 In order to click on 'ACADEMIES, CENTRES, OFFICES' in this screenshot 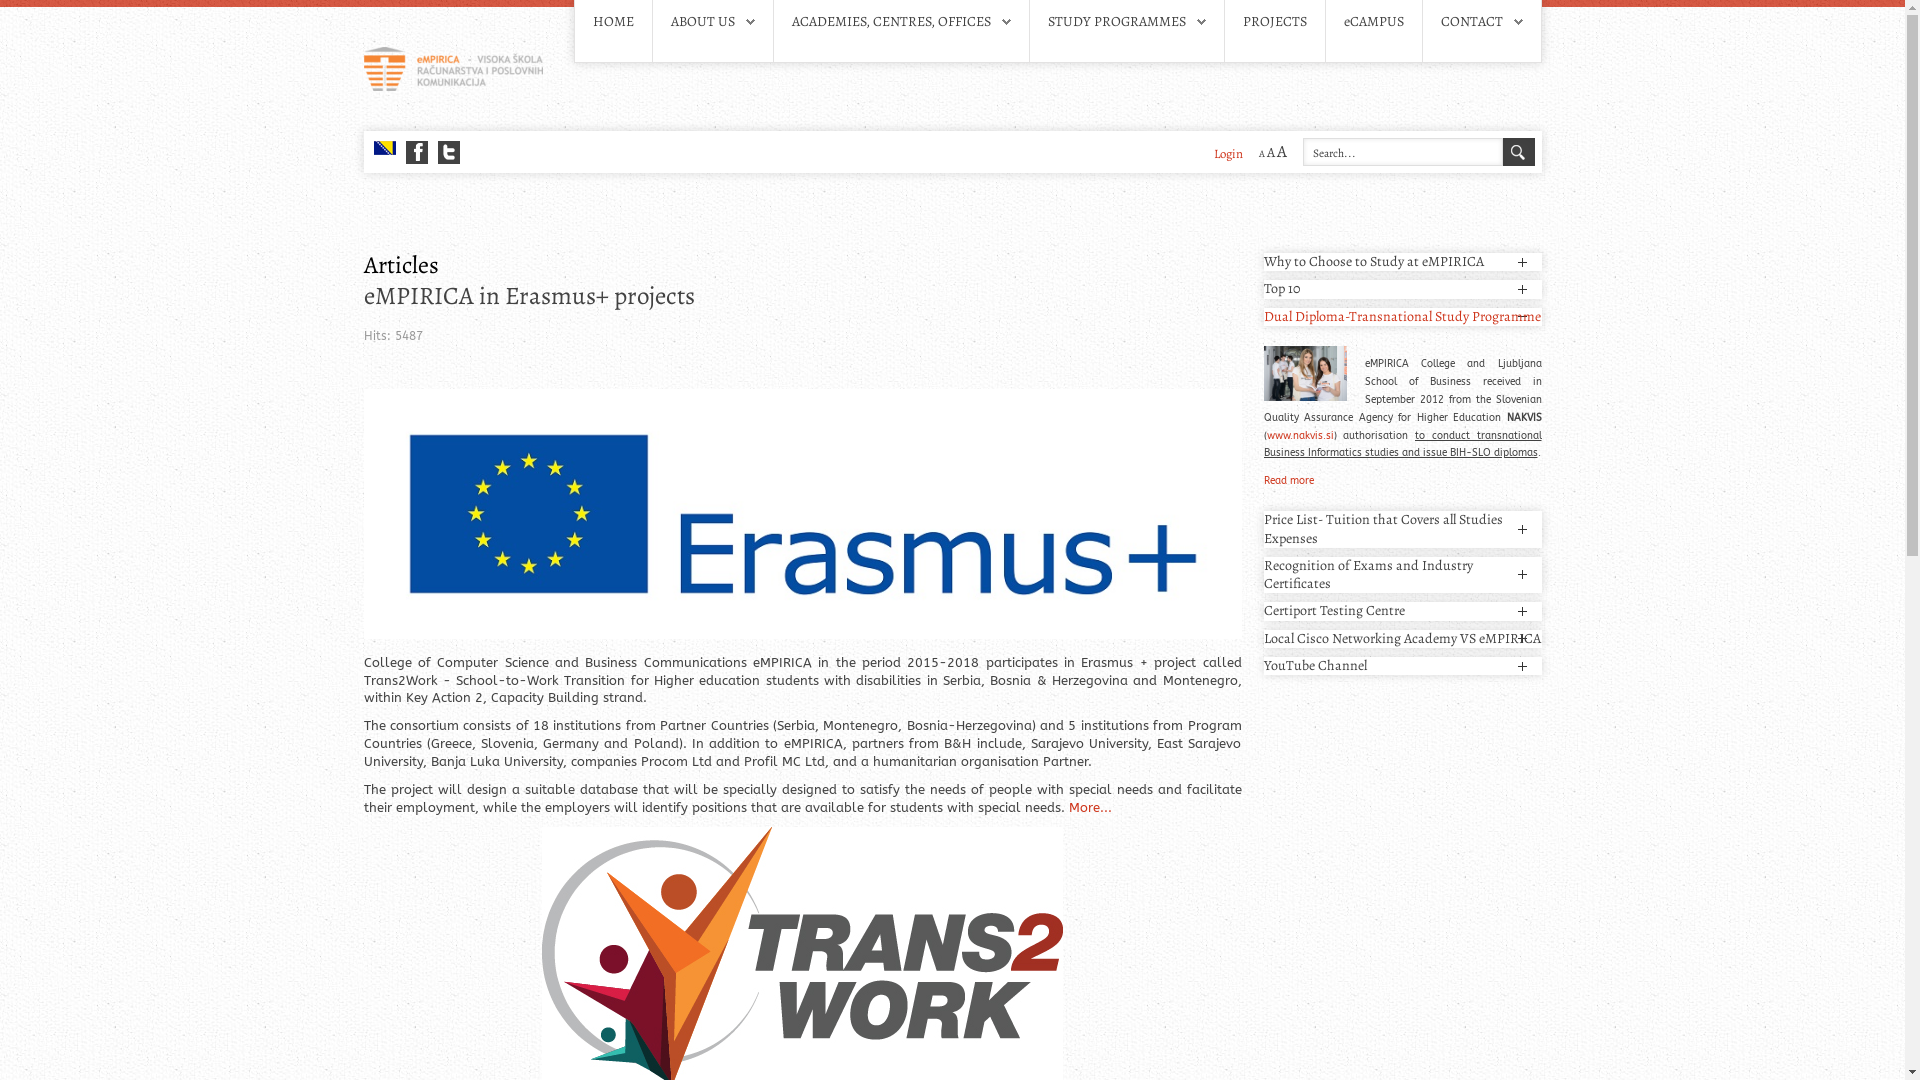, I will do `click(900, 22)`.